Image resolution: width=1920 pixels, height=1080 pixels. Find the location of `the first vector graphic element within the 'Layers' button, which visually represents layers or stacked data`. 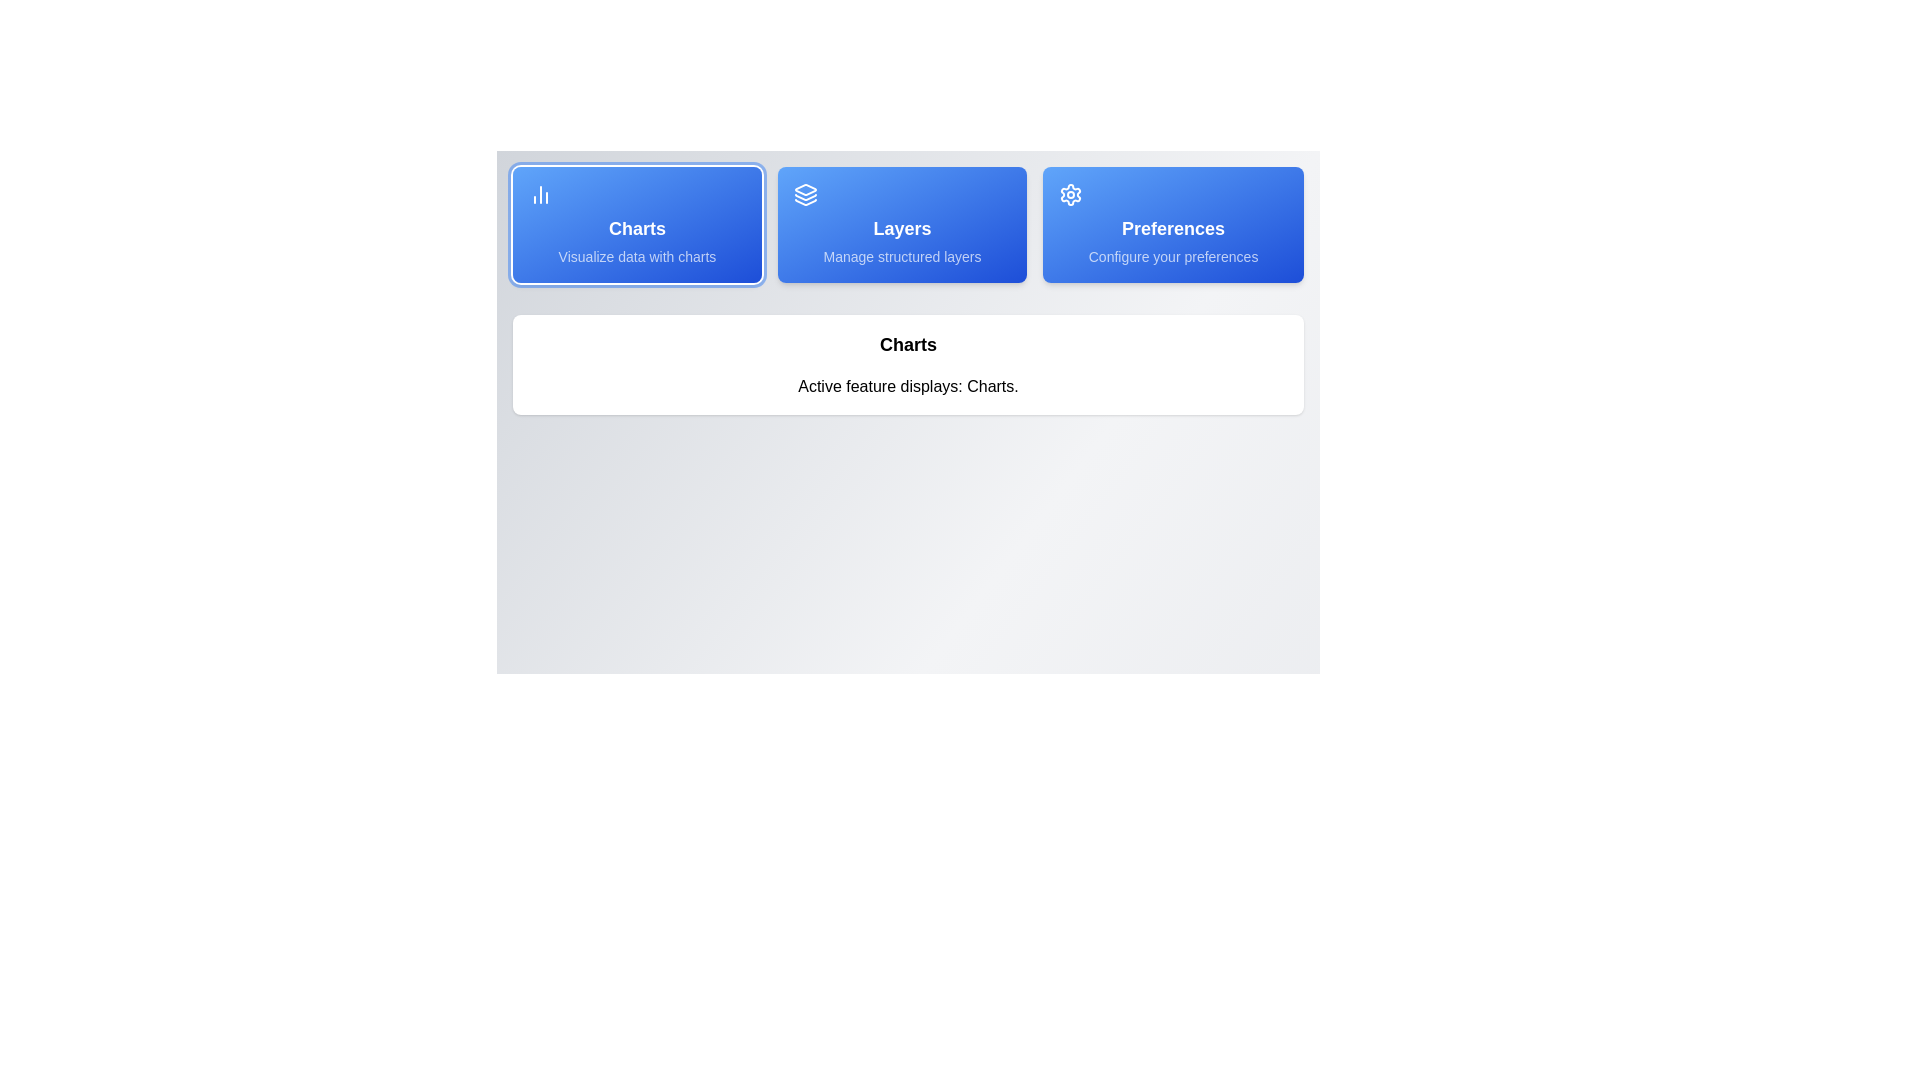

the first vector graphic element within the 'Layers' button, which visually represents layers or stacked data is located at coordinates (806, 189).